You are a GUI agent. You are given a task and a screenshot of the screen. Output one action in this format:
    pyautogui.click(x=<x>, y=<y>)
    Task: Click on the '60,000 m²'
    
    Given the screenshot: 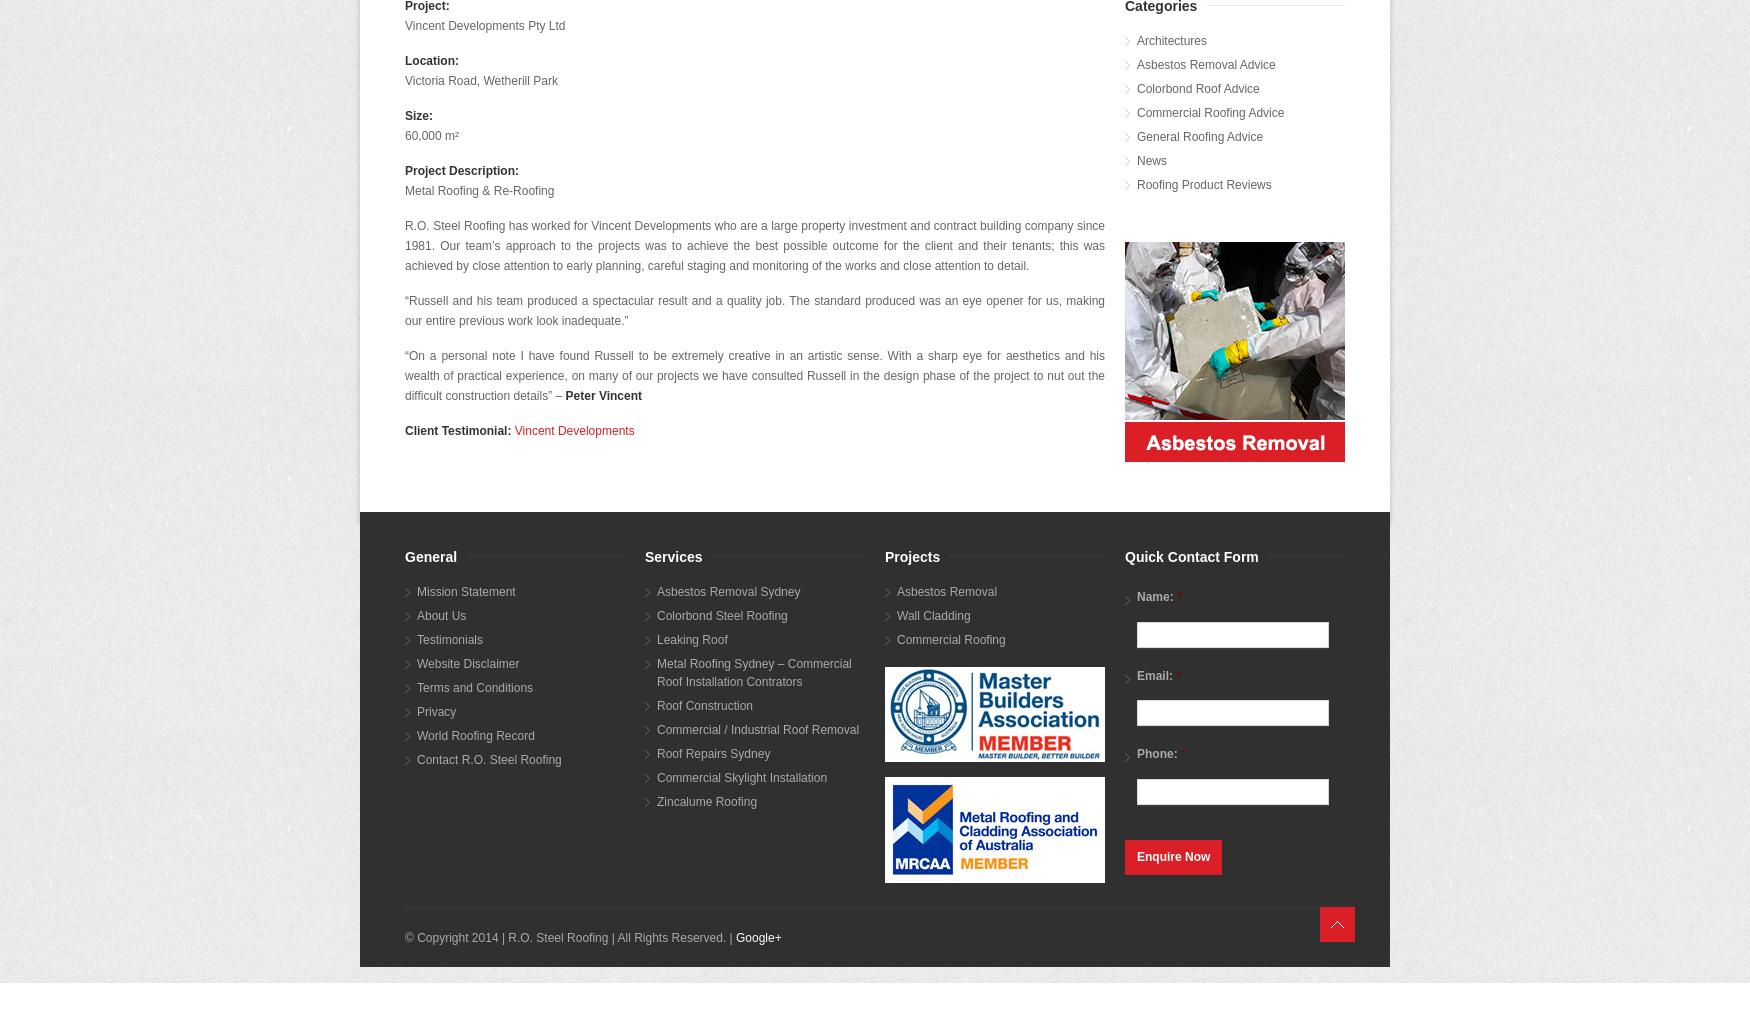 What is the action you would take?
    pyautogui.click(x=431, y=134)
    